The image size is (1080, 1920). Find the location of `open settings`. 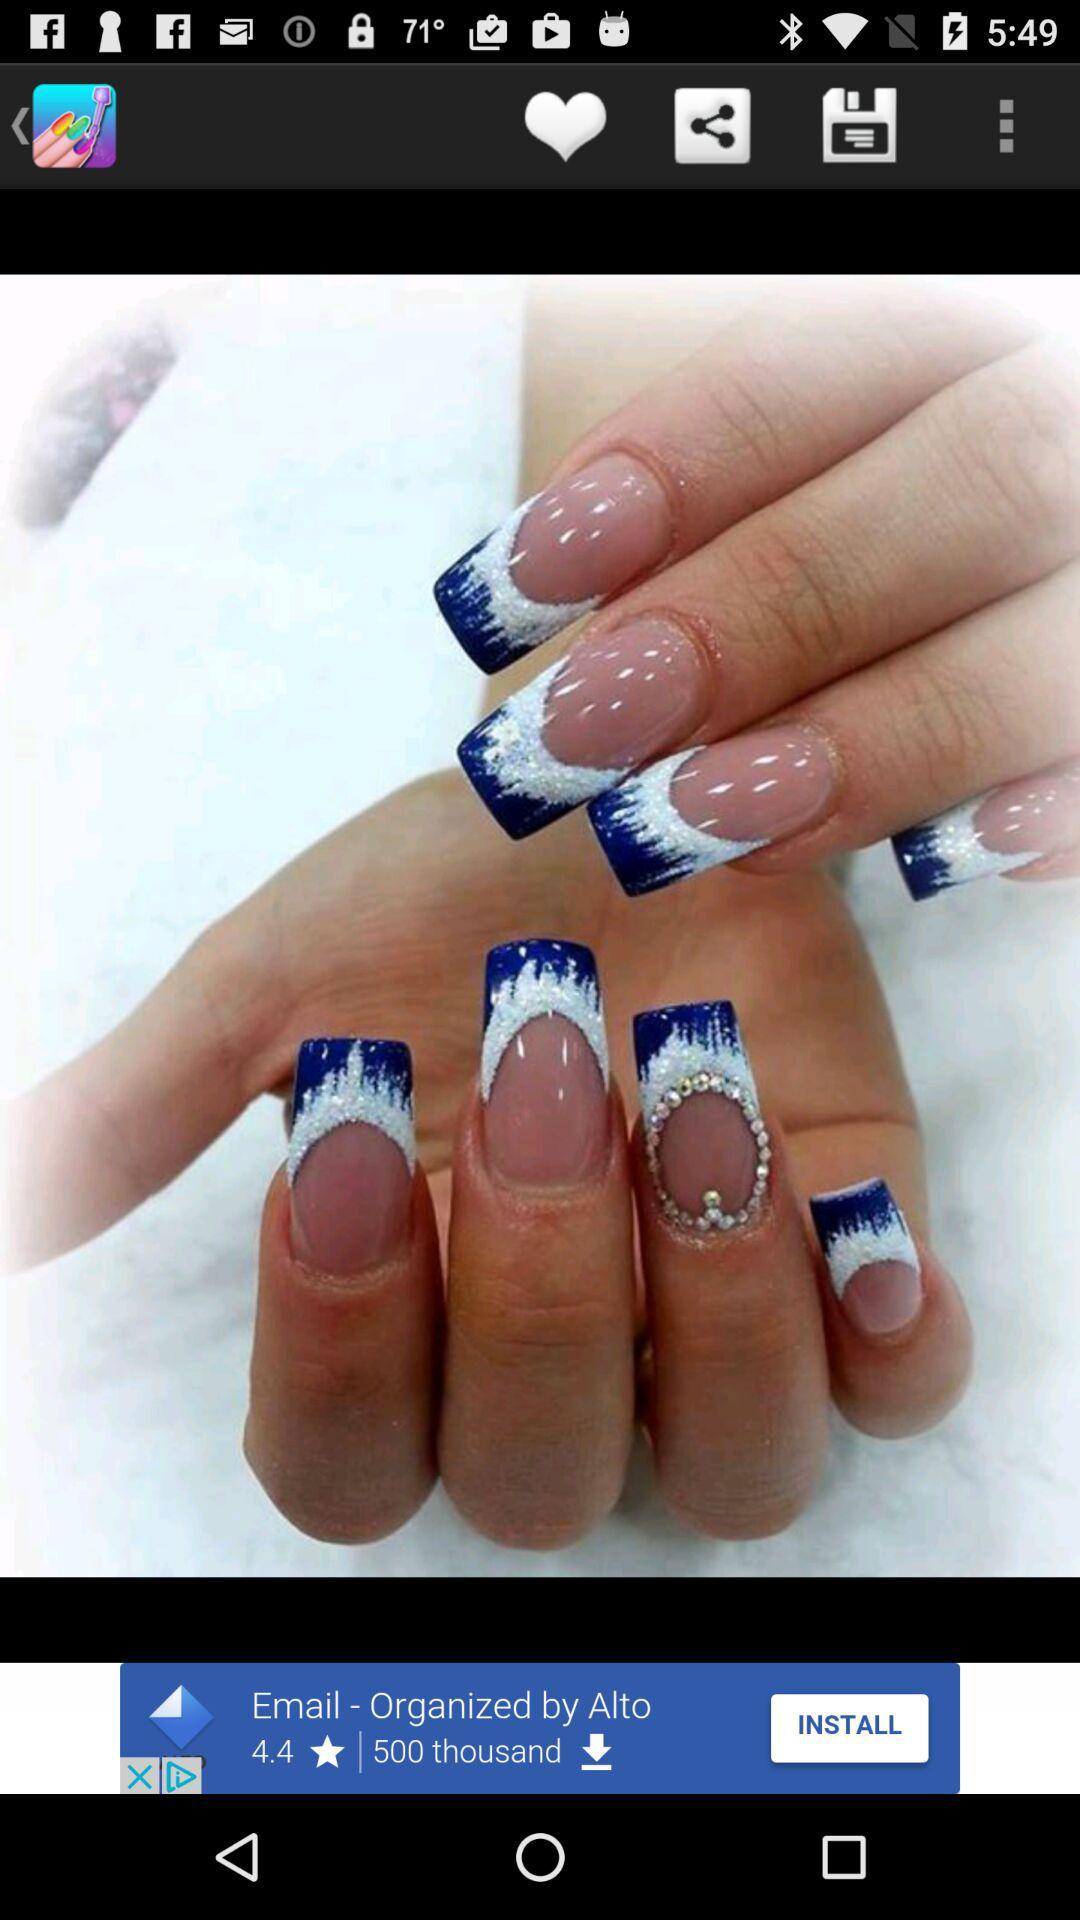

open settings is located at coordinates (1006, 124).